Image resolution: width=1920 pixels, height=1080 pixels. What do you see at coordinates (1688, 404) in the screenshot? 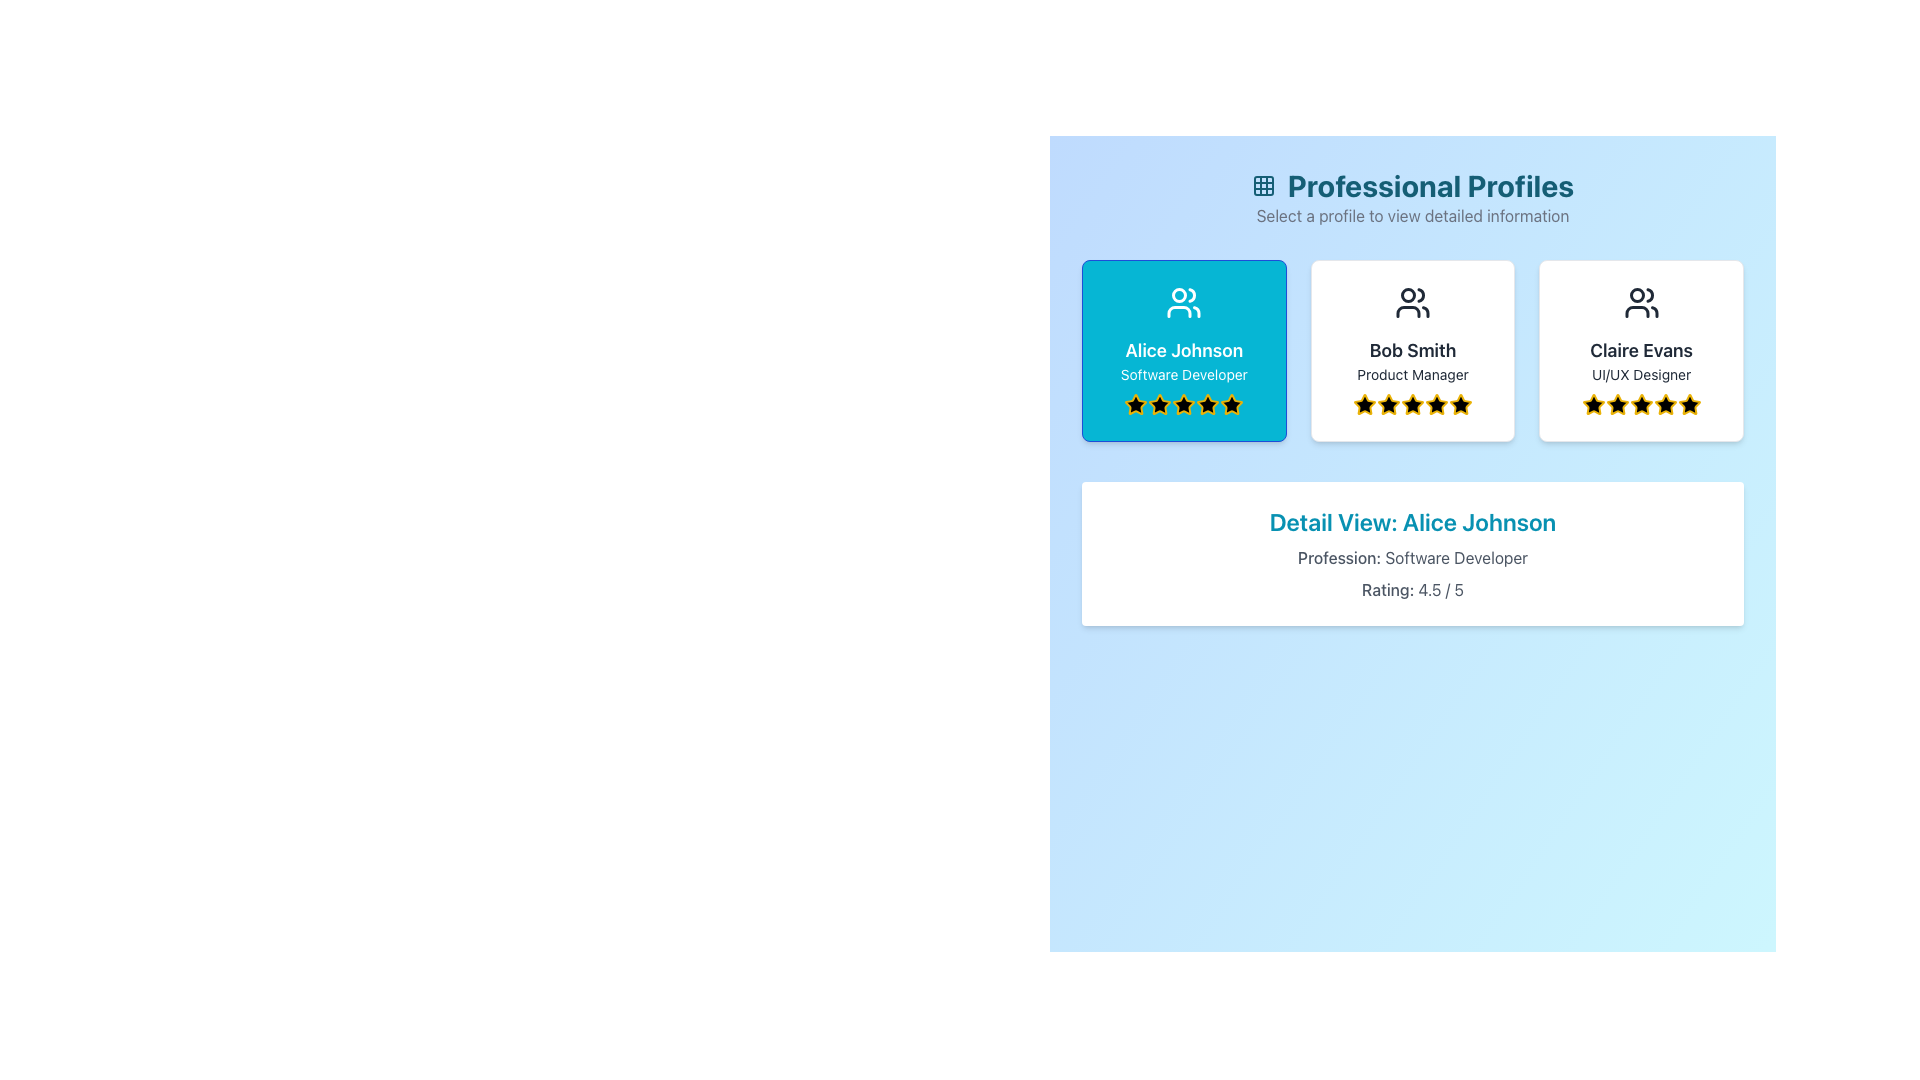
I see `the fifth star icon that indicates the rating point for Claire Evans, located in the upper-right card of the Professional Profiles section` at bounding box center [1688, 404].